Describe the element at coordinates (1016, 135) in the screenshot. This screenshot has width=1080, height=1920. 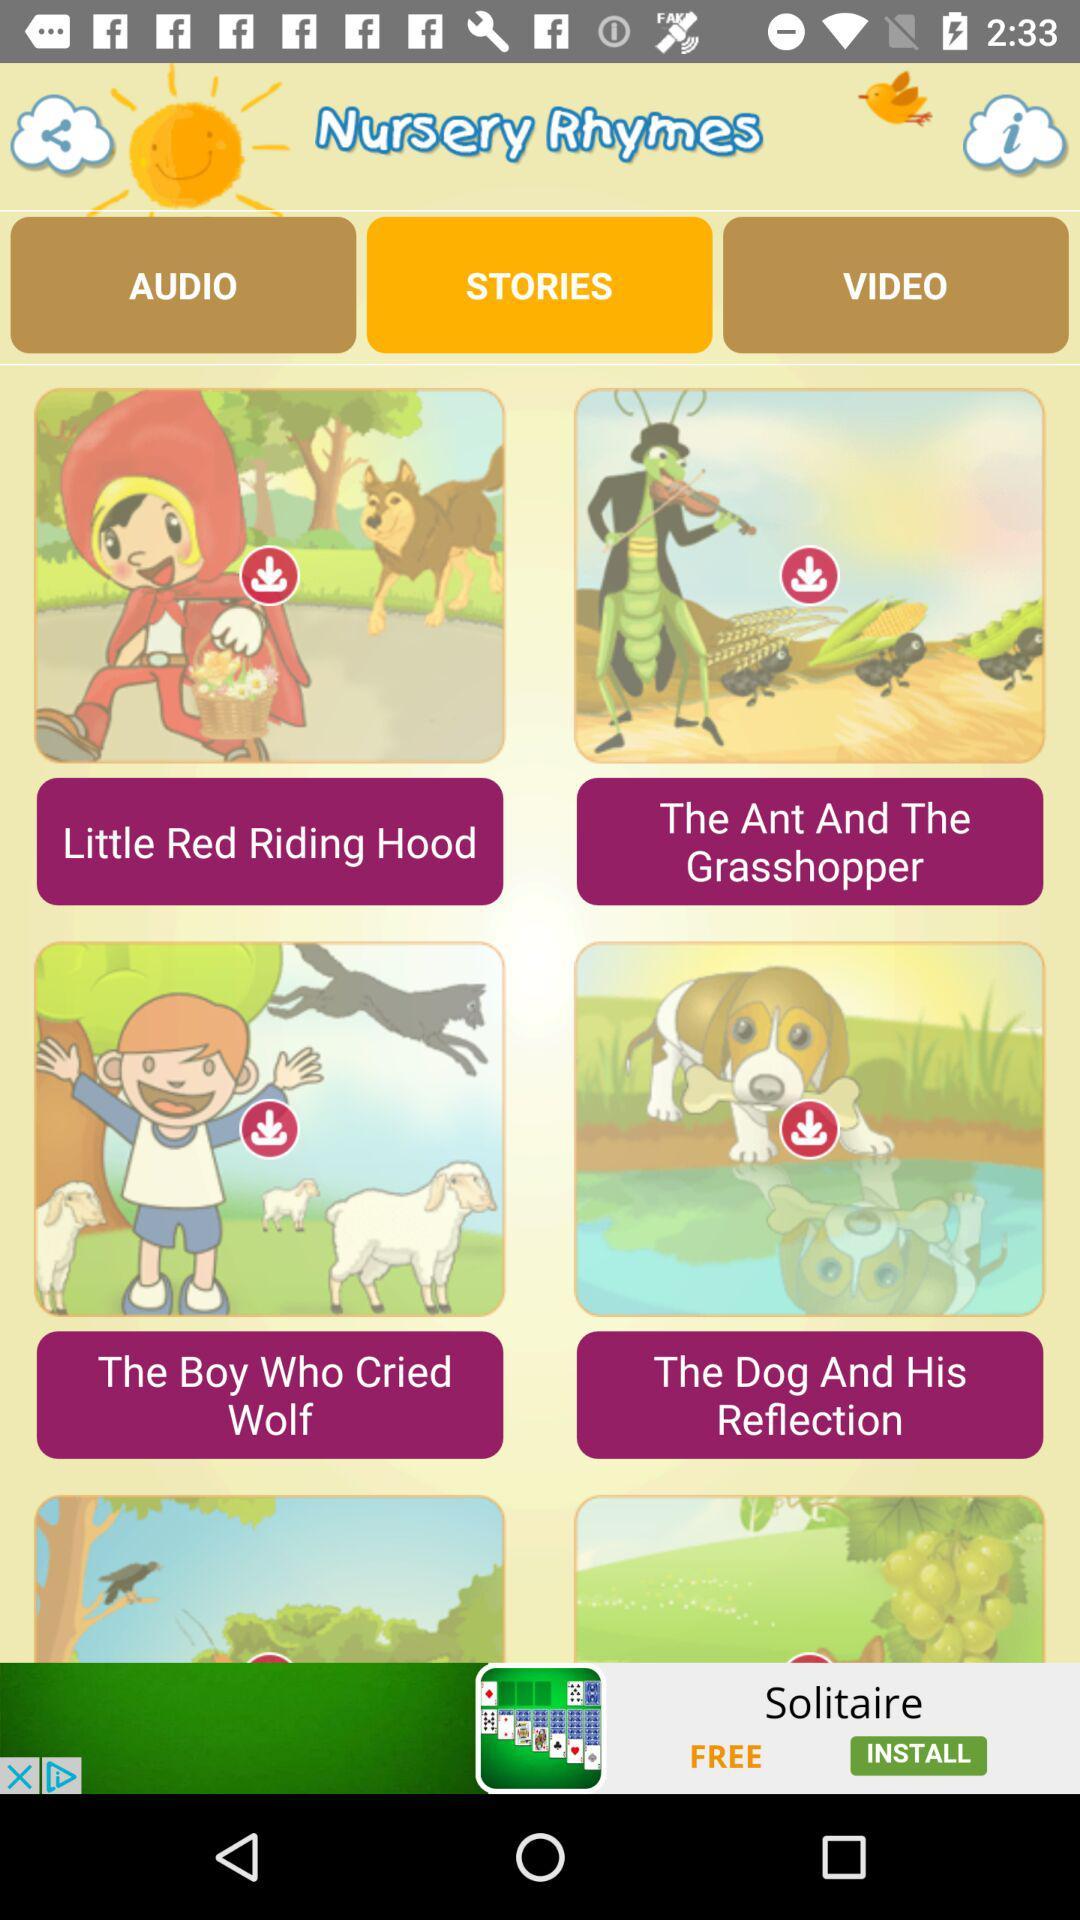
I see `the info icon` at that location.